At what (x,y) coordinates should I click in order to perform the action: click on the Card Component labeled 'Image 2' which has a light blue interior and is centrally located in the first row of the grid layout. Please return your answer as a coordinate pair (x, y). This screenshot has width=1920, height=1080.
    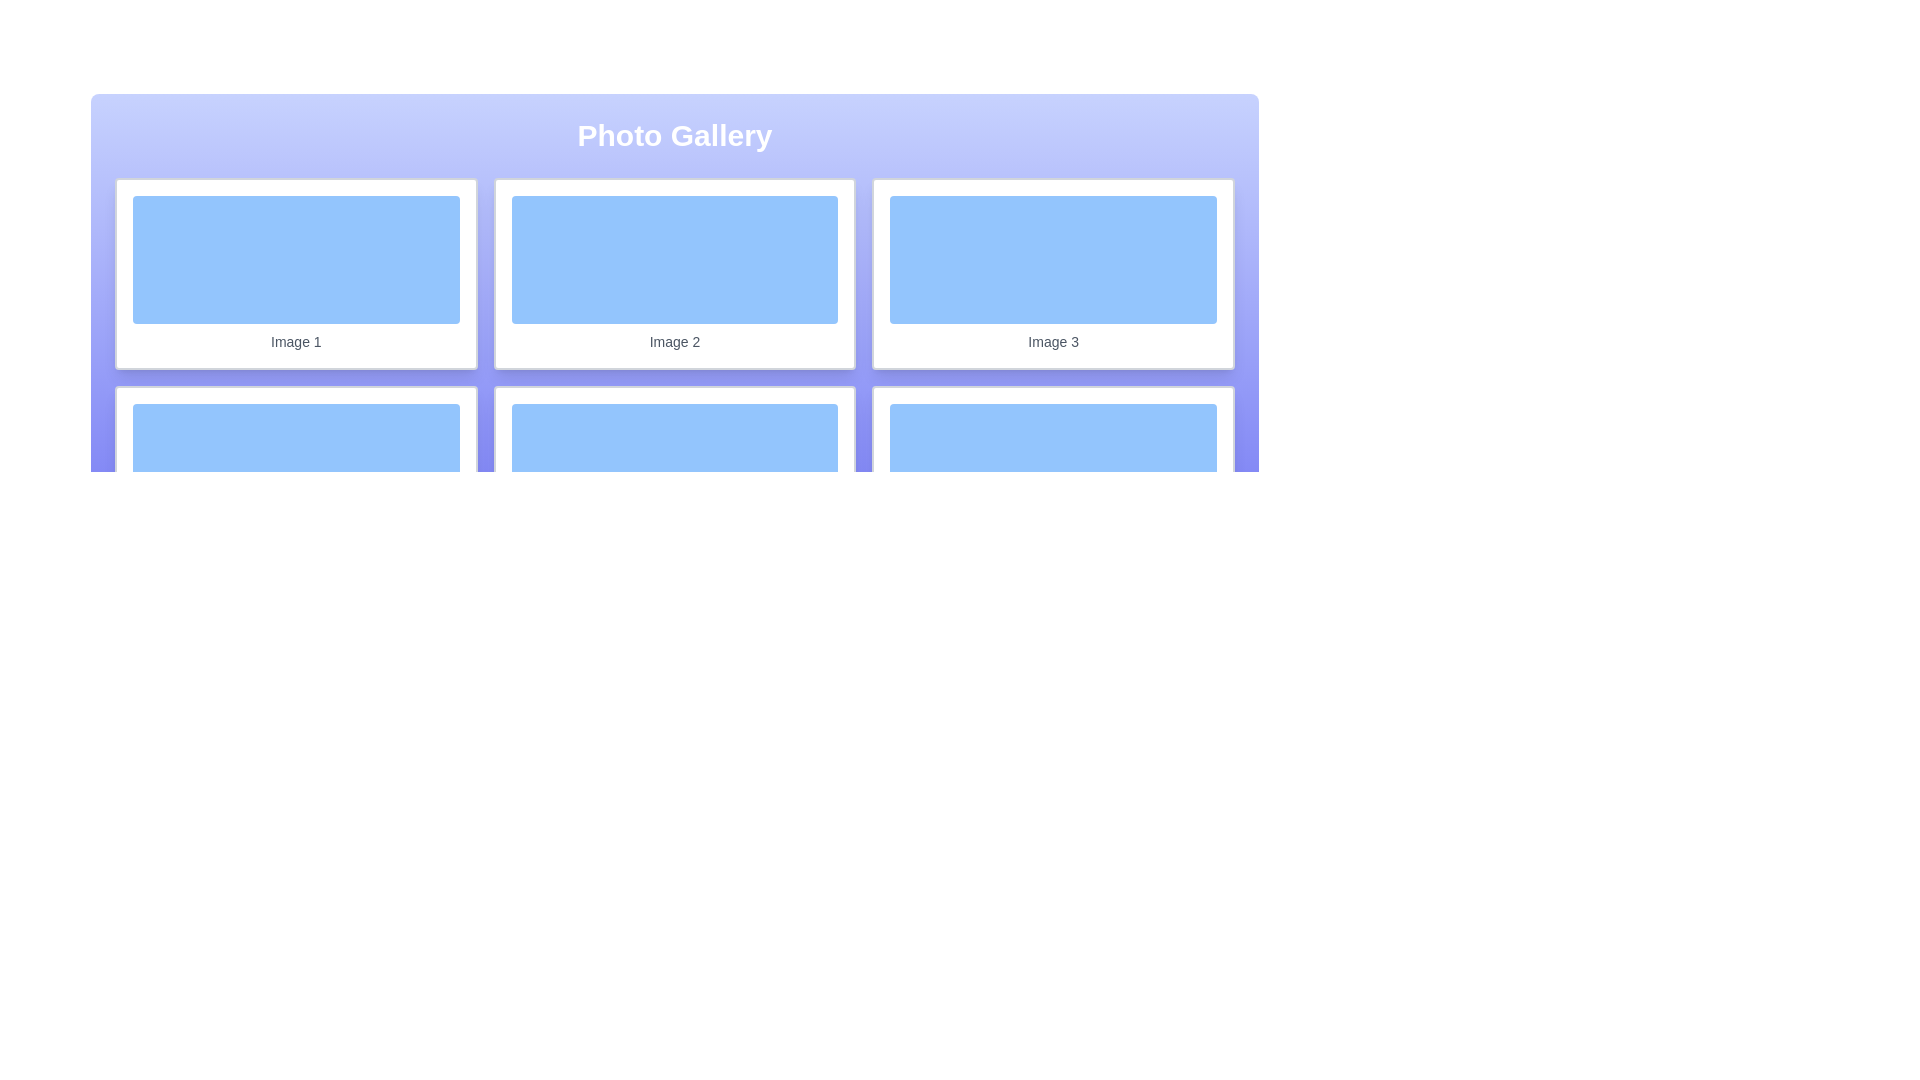
    Looking at the image, I should click on (675, 273).